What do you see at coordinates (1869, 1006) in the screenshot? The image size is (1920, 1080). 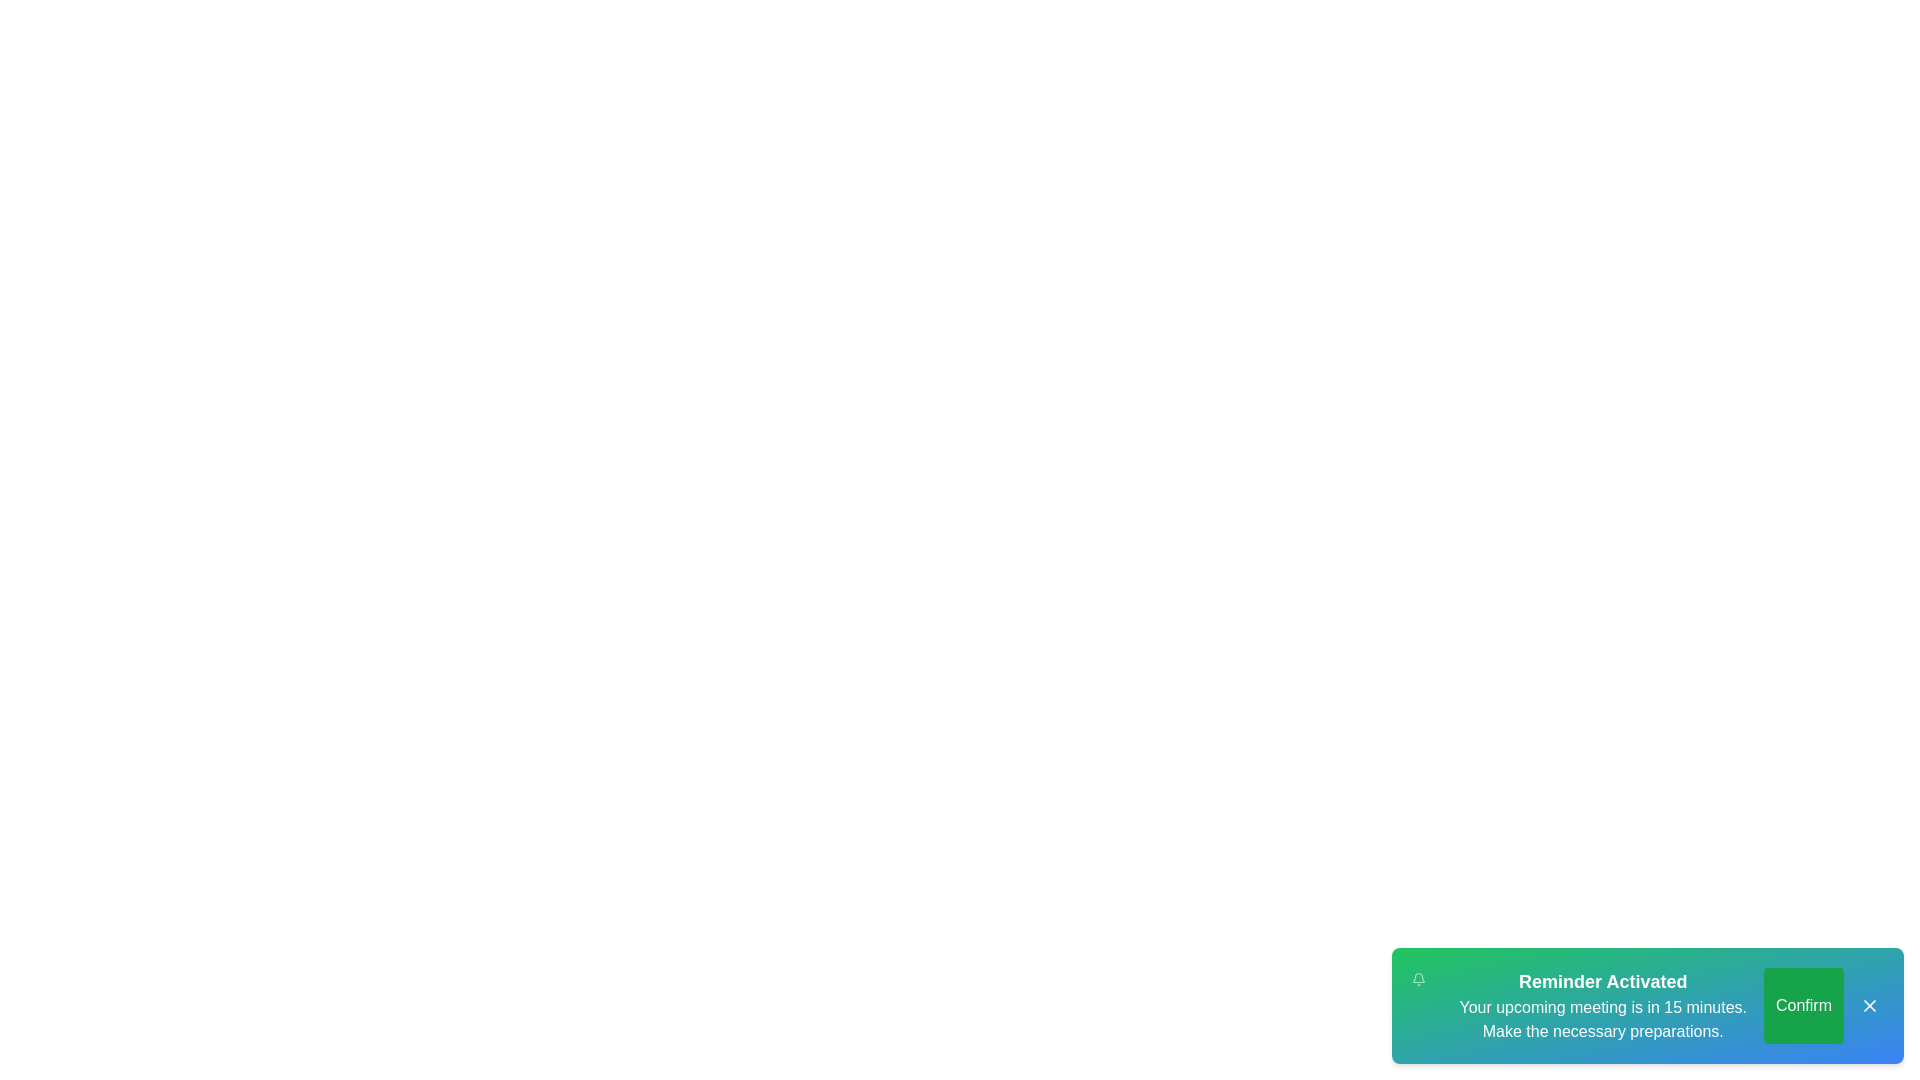 I see `the close button to dismiss the snackbar` at bounding box center [1869, 1006].